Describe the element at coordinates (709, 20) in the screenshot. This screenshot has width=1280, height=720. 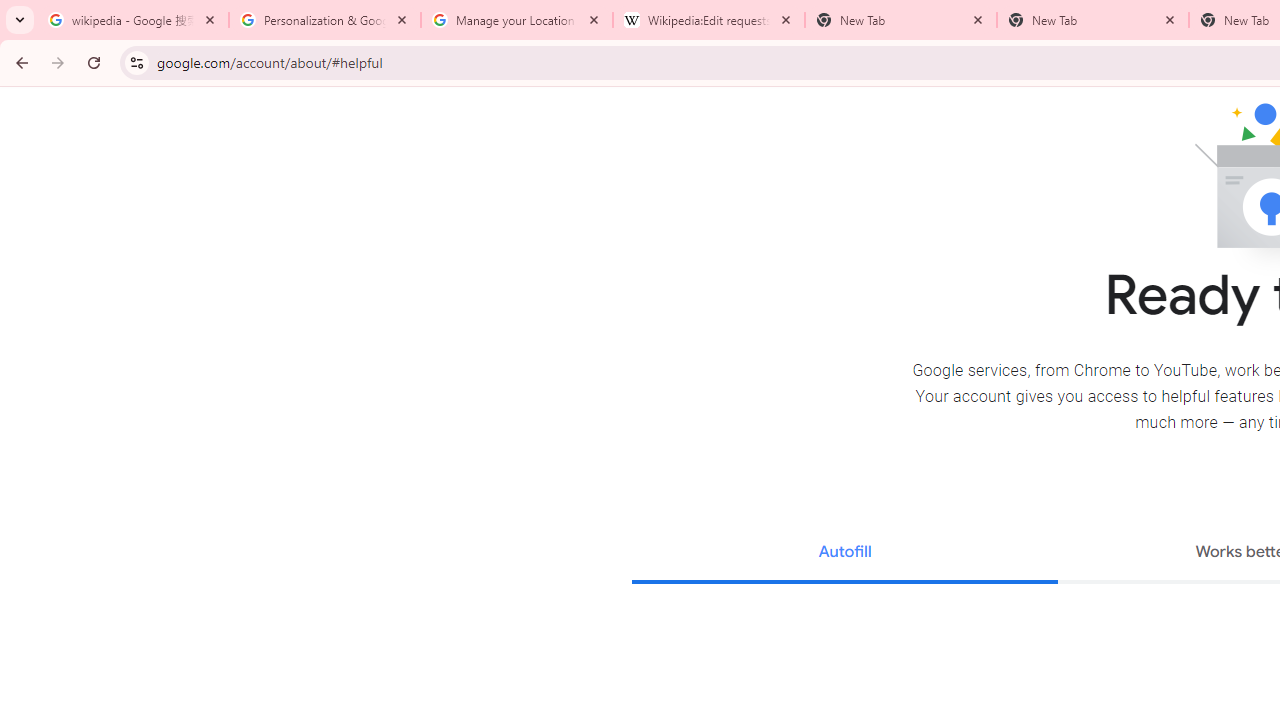
I see `'Wikipedia:Edit requests - Wikipedia'` at that location.